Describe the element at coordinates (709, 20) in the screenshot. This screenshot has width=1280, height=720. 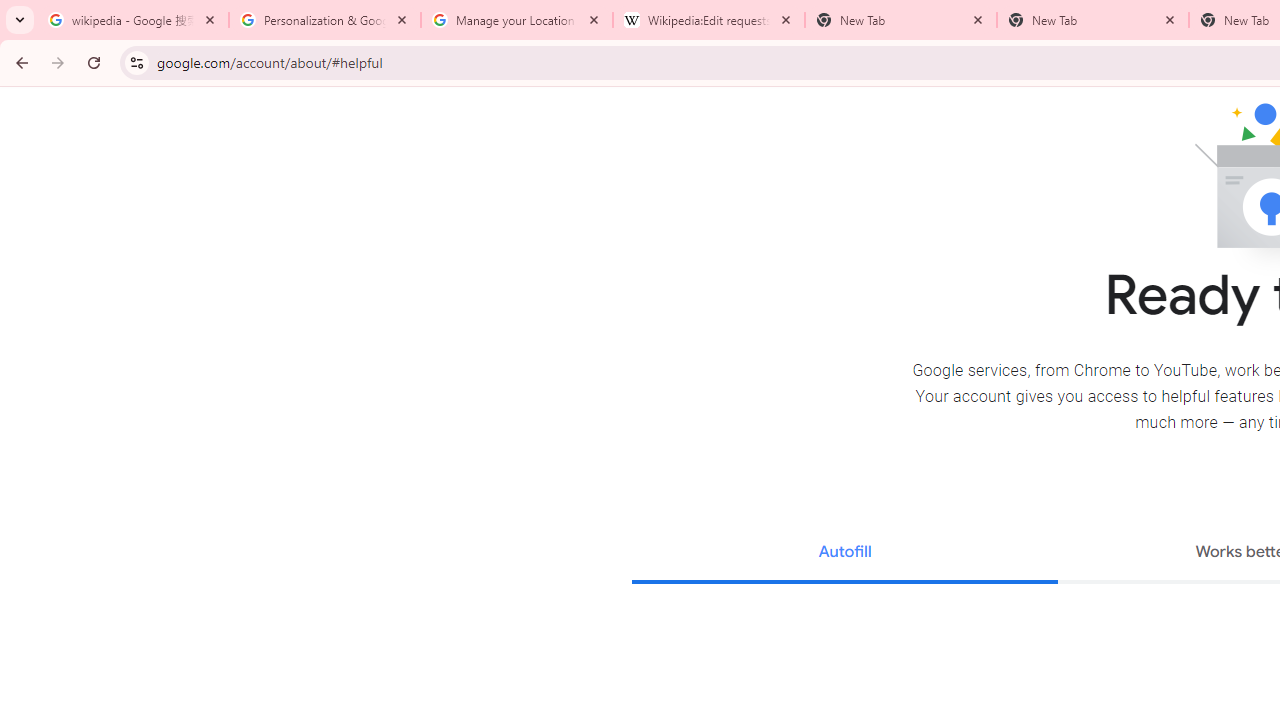
I see `'Wikipedia:Edit requests - Wikipedia'` at that location.